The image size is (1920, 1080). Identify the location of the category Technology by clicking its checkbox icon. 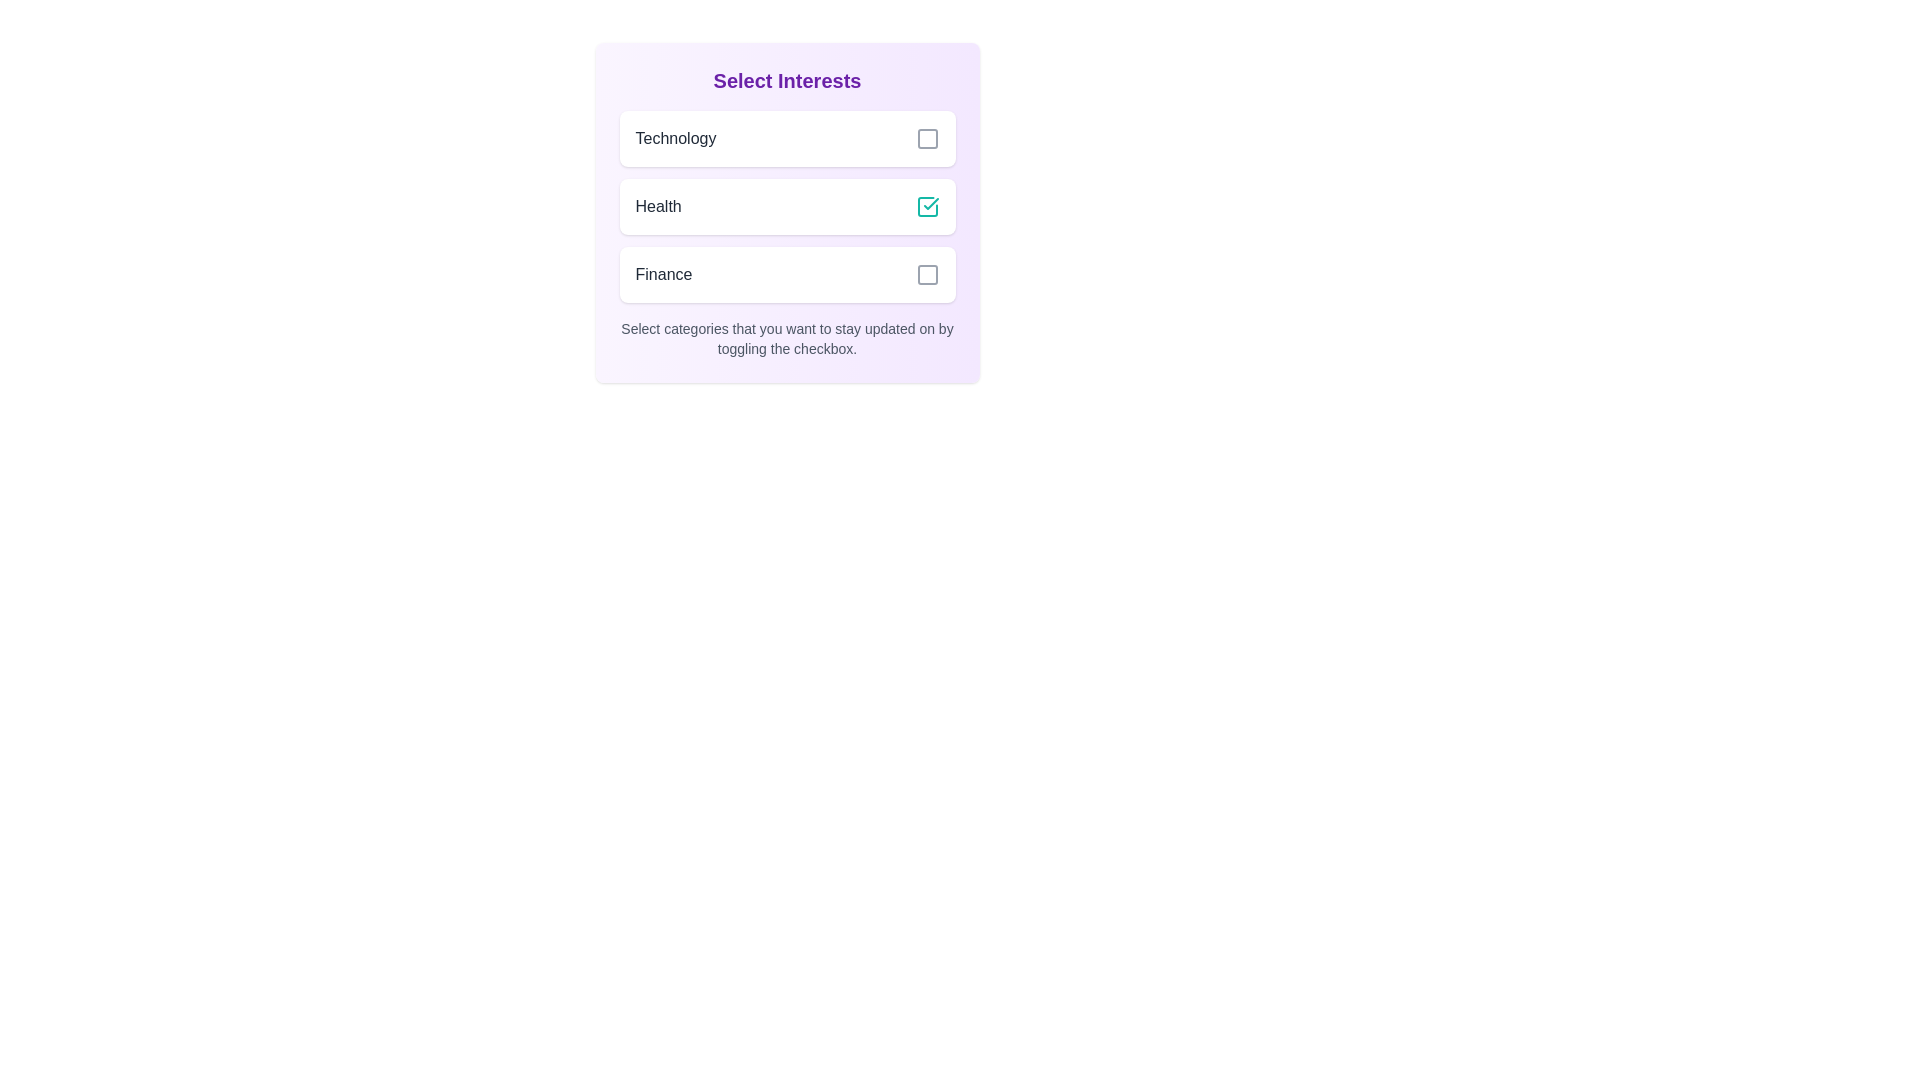
(926, 137).